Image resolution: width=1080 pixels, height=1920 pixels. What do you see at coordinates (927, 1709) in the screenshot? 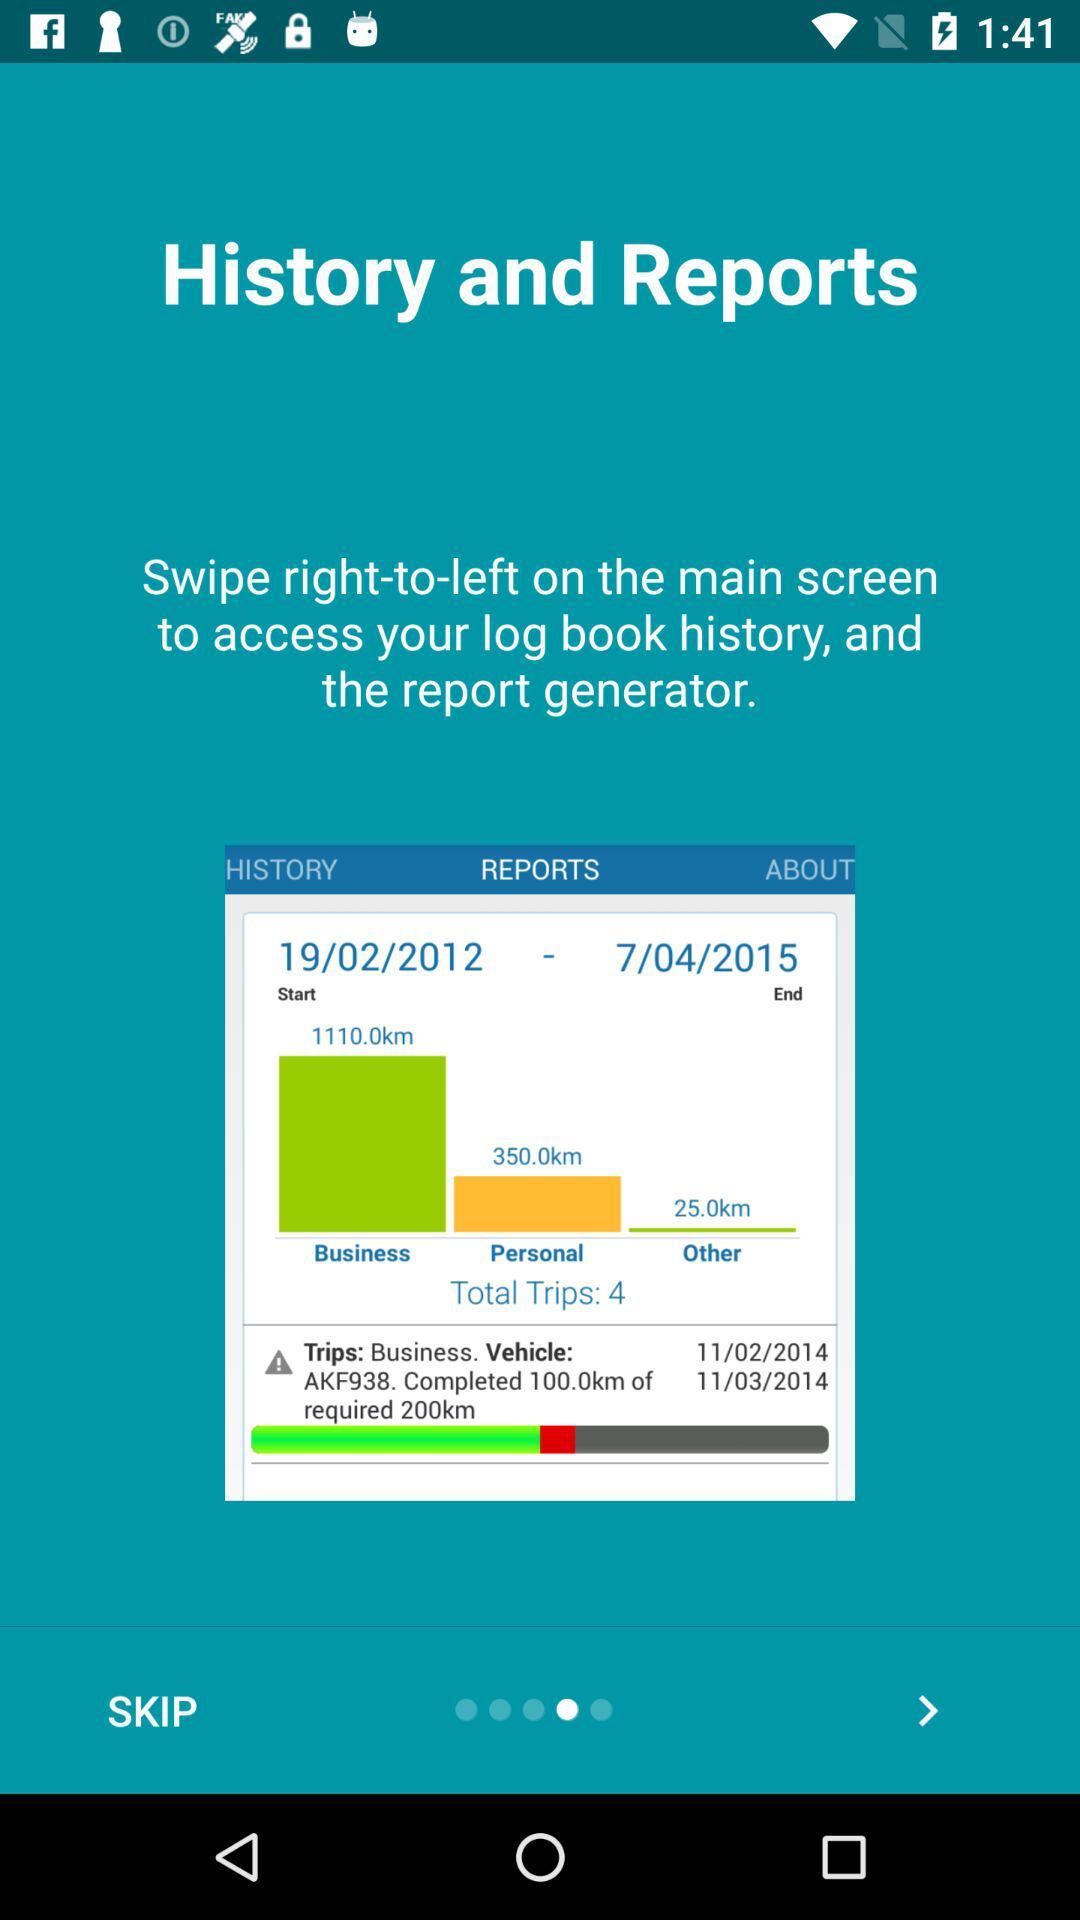
I see `switch autoplay option` at bounding box center [927, 1709].